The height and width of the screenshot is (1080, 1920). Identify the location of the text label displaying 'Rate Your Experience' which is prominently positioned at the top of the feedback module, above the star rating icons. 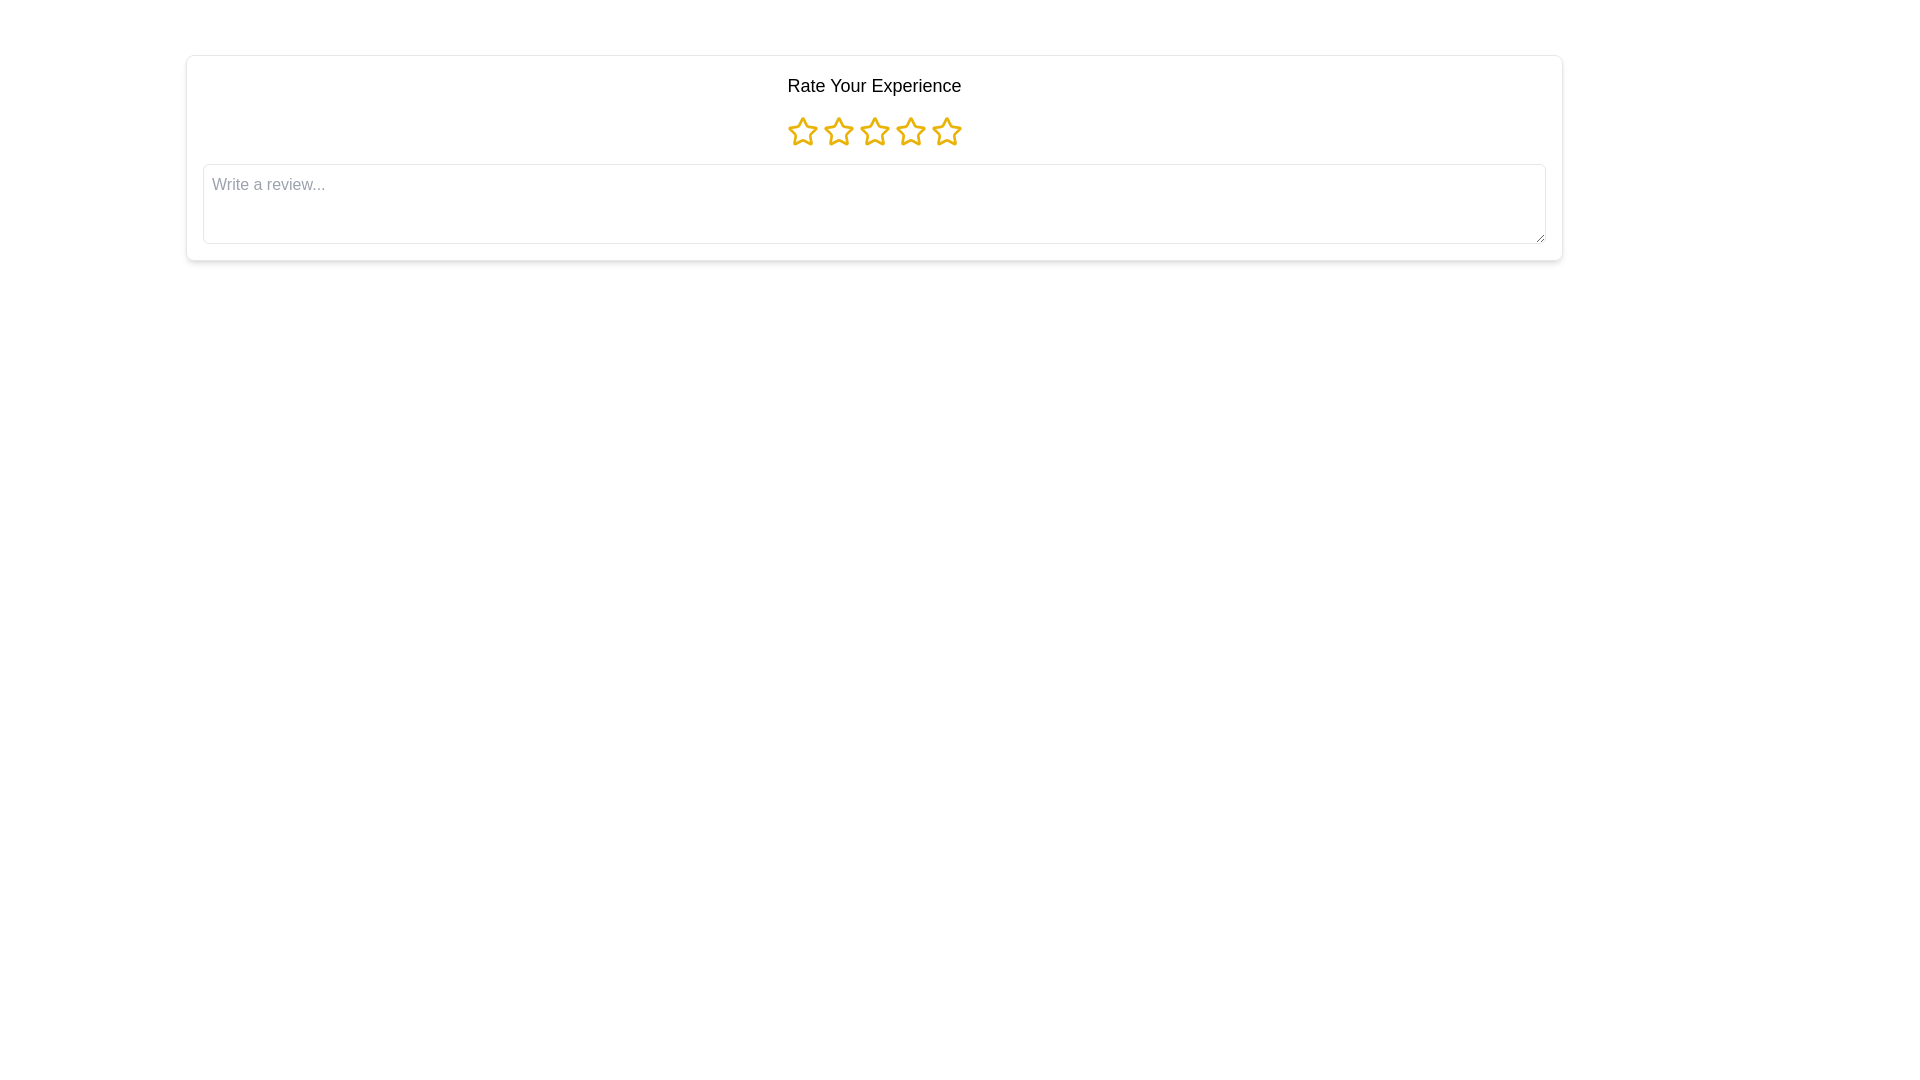
(874, 84).